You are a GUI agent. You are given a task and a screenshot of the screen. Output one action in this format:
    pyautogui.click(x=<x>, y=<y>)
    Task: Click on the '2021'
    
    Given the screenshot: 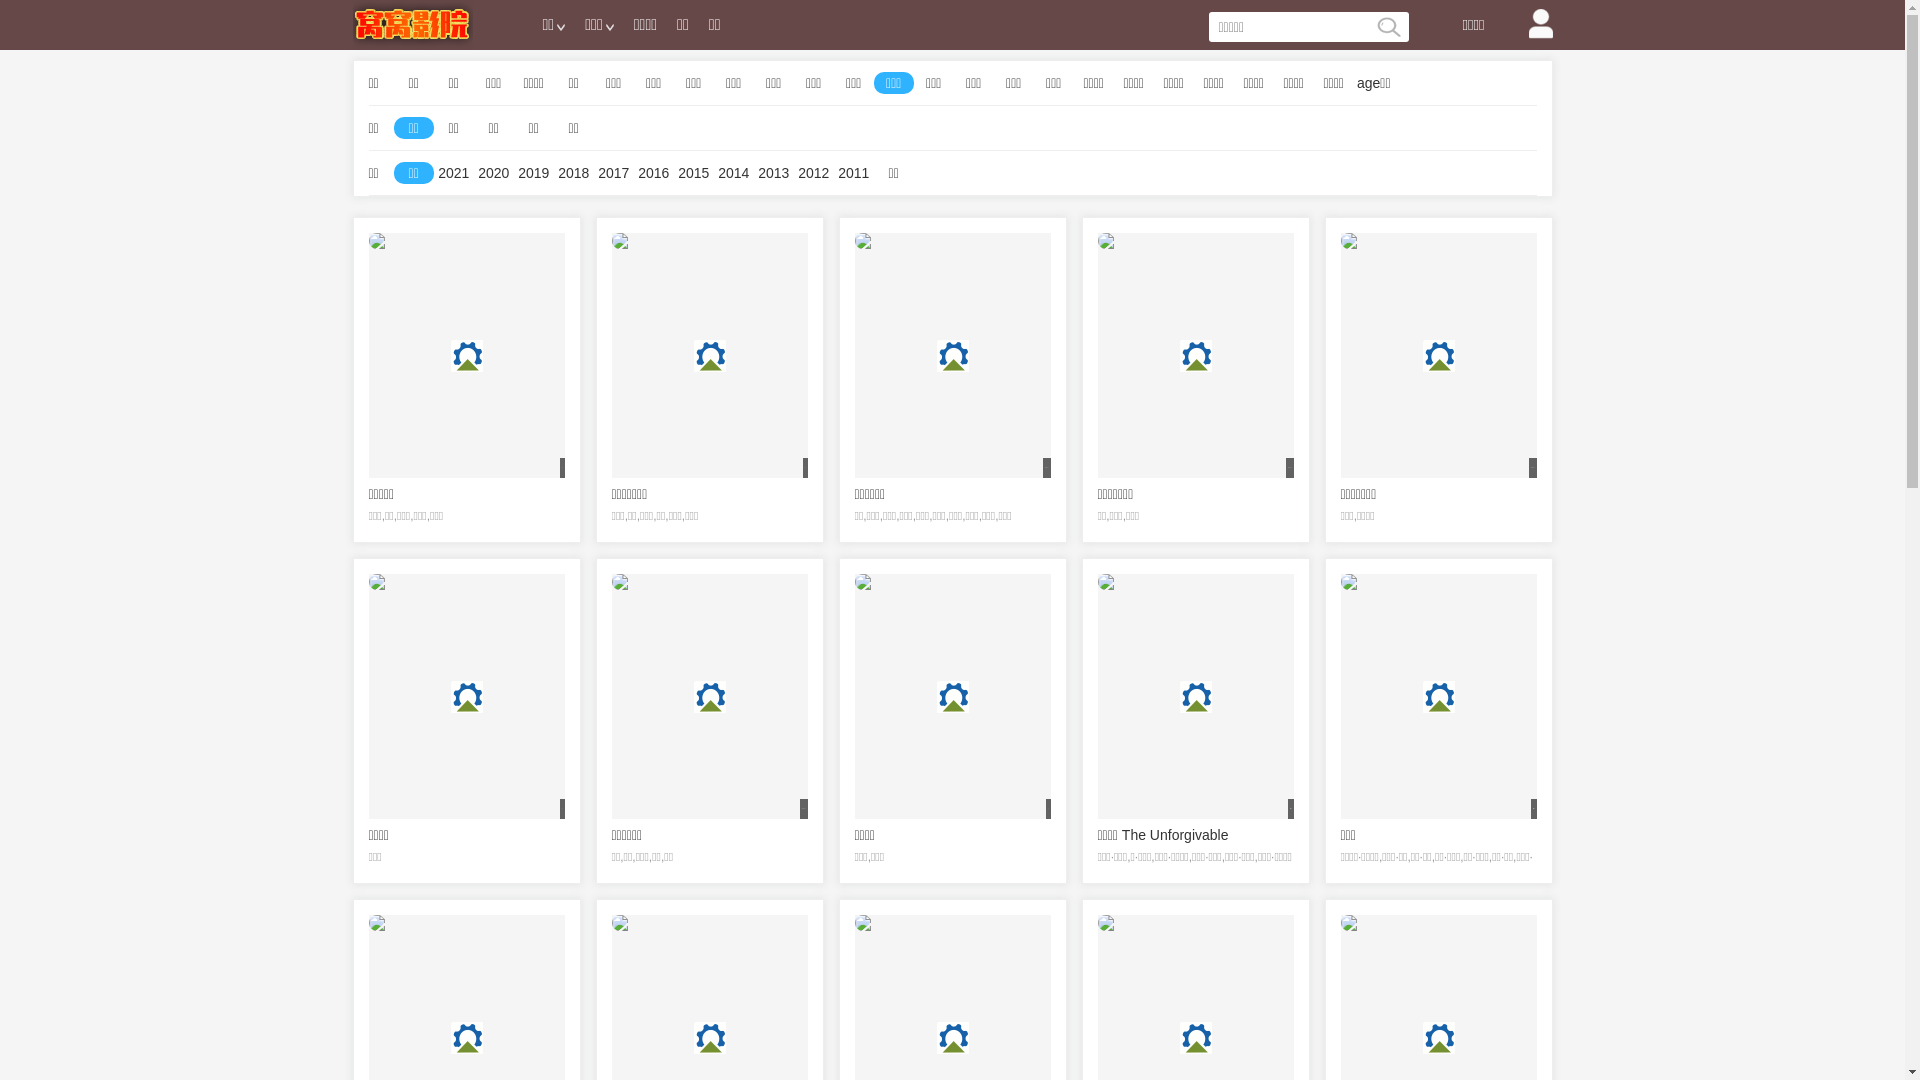 What is the action you would take?
    pyautogui.click(x=452, y=172)
    